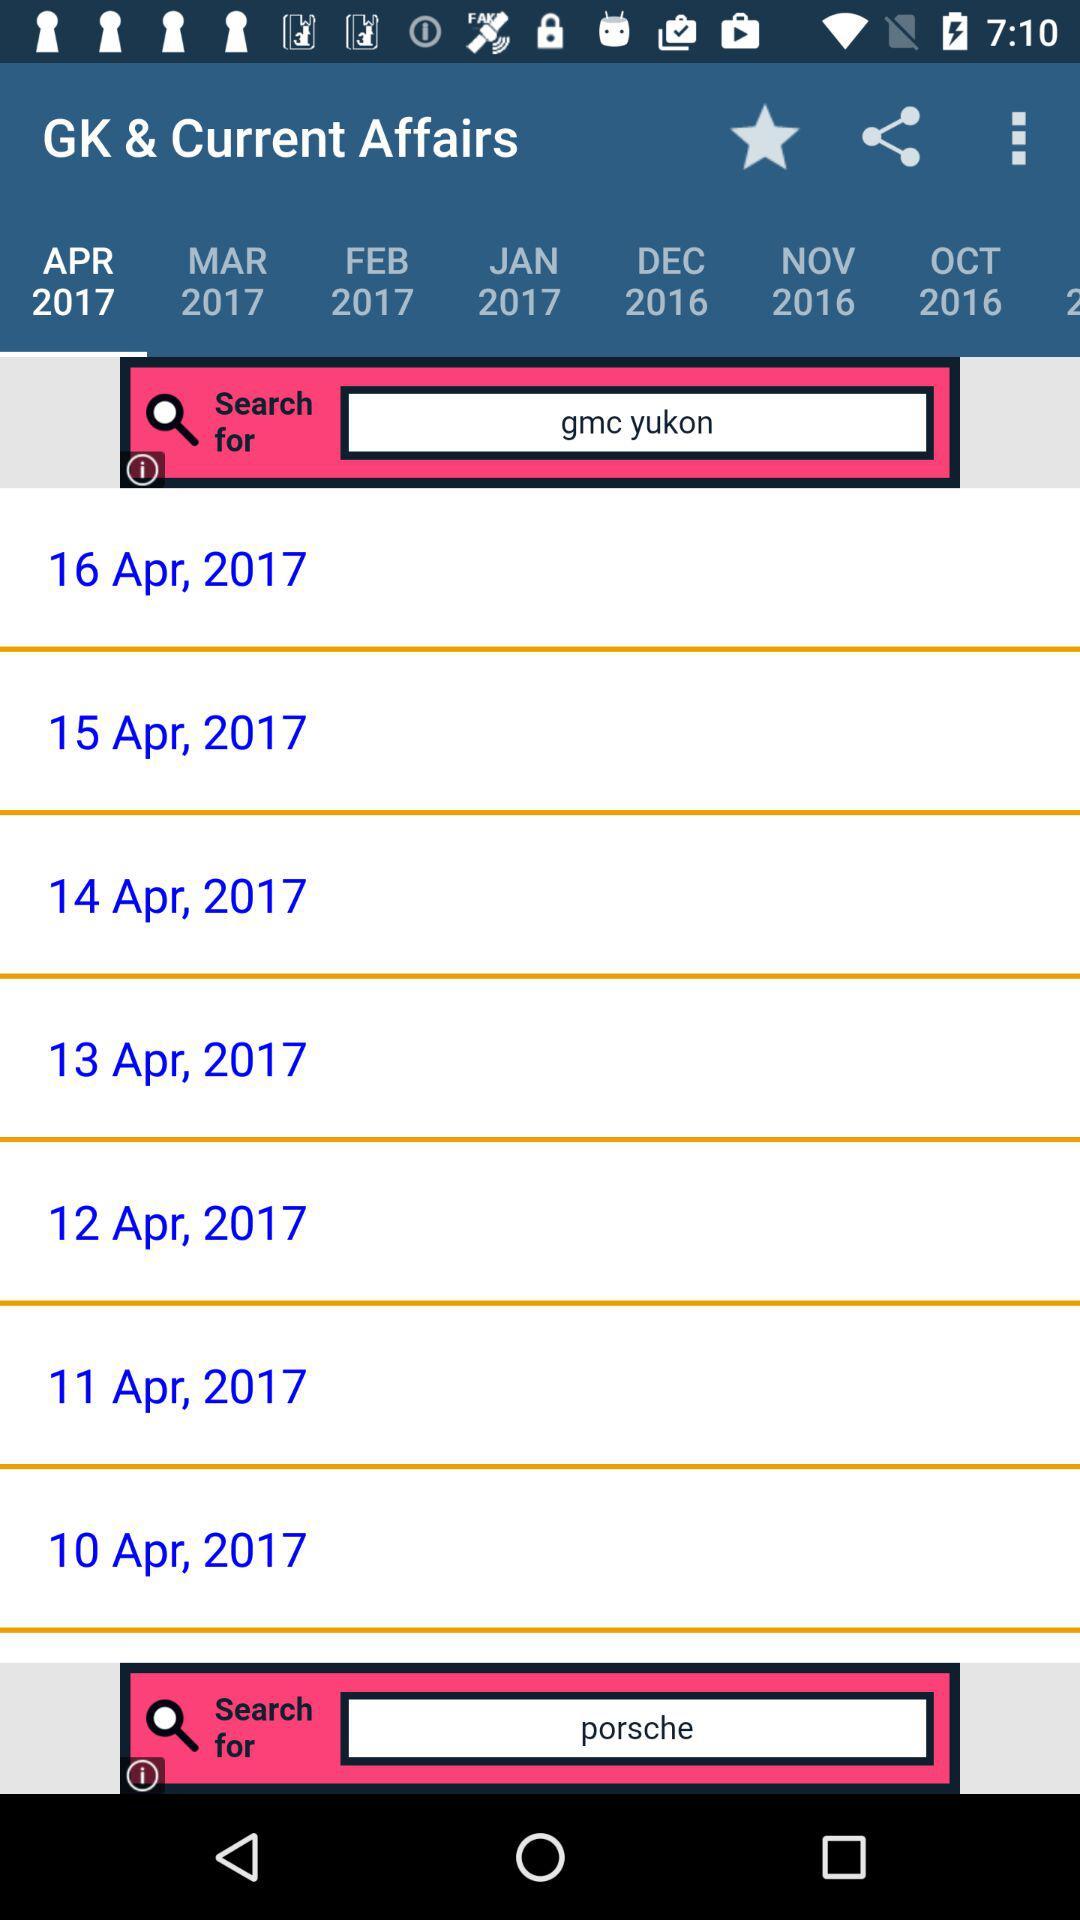 This screenshot has width=1080, height=1920. I want to click on item next to the  dec, so click(813, 279).